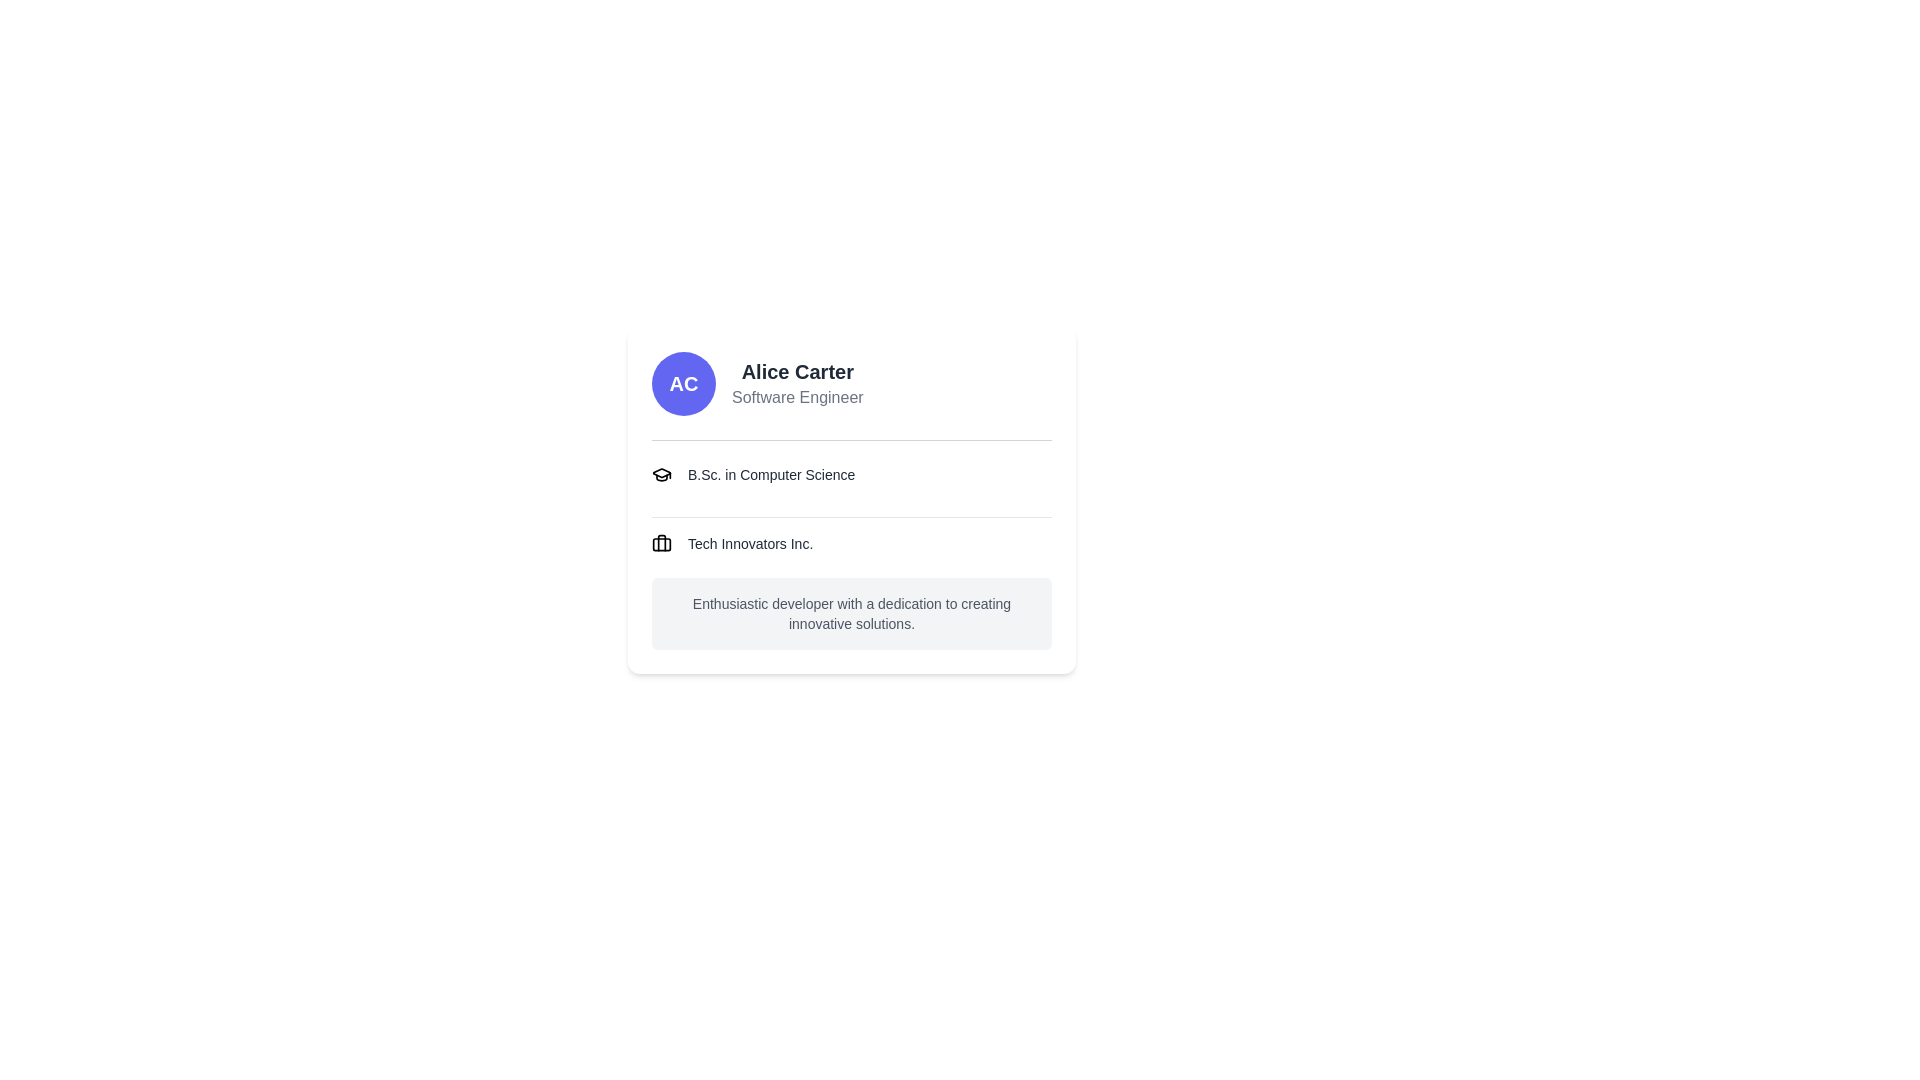  What do you see at coordinates (796, 397) in the screenshot?
I see `the descriptive text label positioned directly below the name 'Alice Carter' in the vertically aligned card layout` at bounding box center [796, 397].